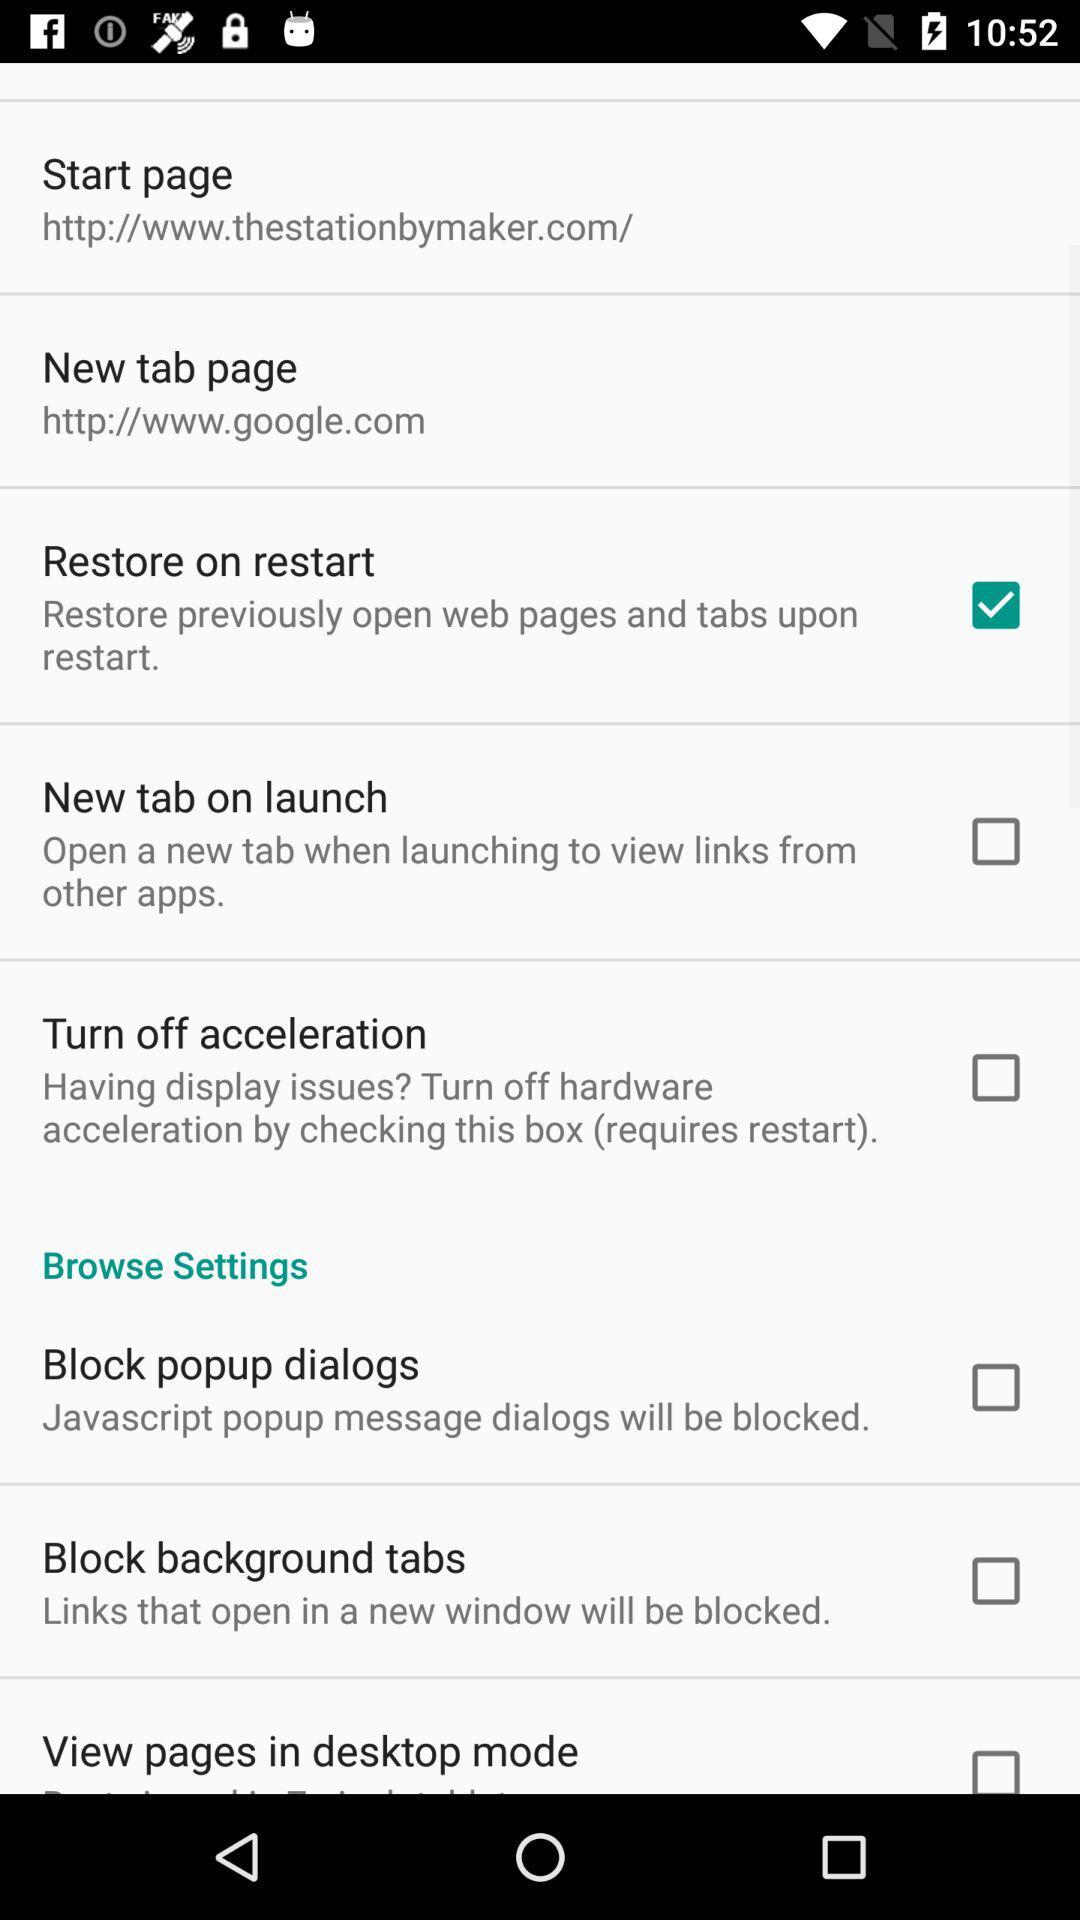 This screenshot has height=1920, width=1080. Describe the element at coordinates (289, 1786) in the screenshot. I see `the item below the view pages in` at that location.